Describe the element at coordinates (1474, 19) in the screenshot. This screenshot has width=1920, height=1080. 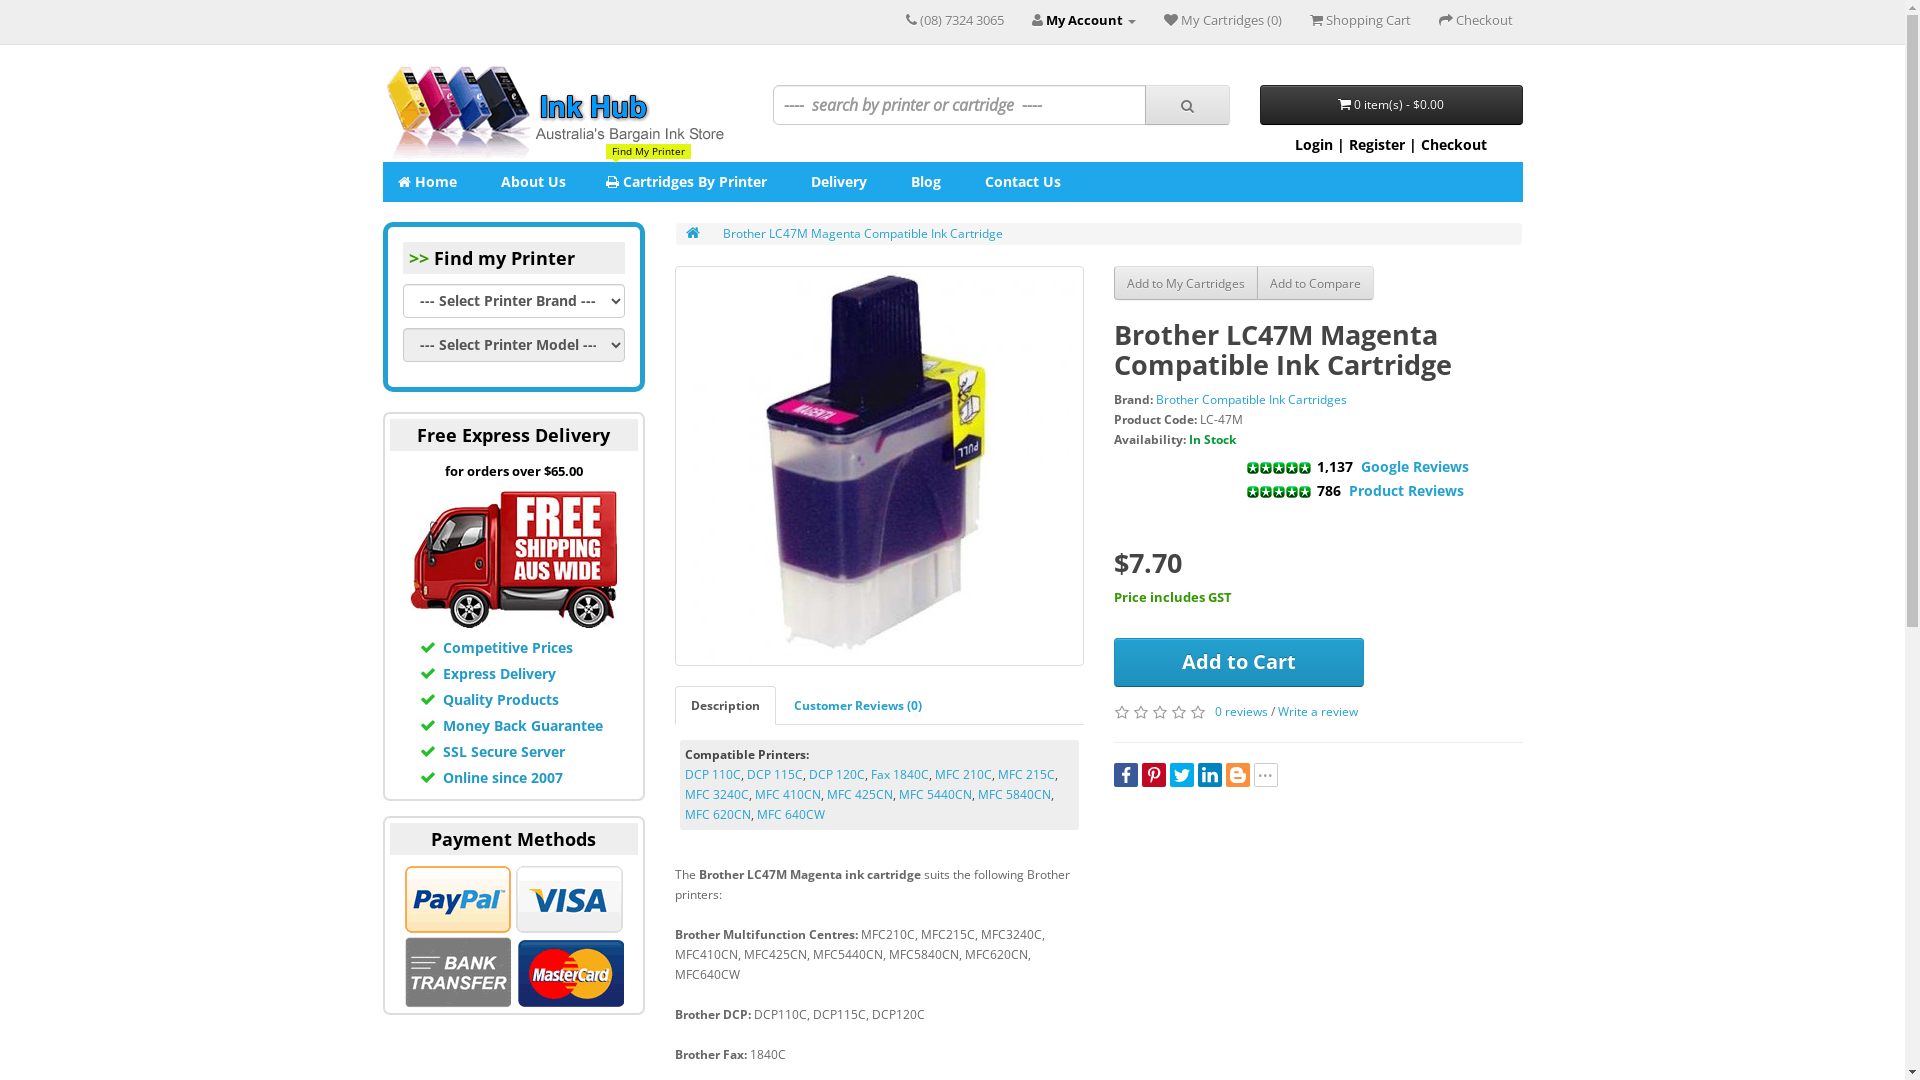
I see `'Checkout'` at that location.